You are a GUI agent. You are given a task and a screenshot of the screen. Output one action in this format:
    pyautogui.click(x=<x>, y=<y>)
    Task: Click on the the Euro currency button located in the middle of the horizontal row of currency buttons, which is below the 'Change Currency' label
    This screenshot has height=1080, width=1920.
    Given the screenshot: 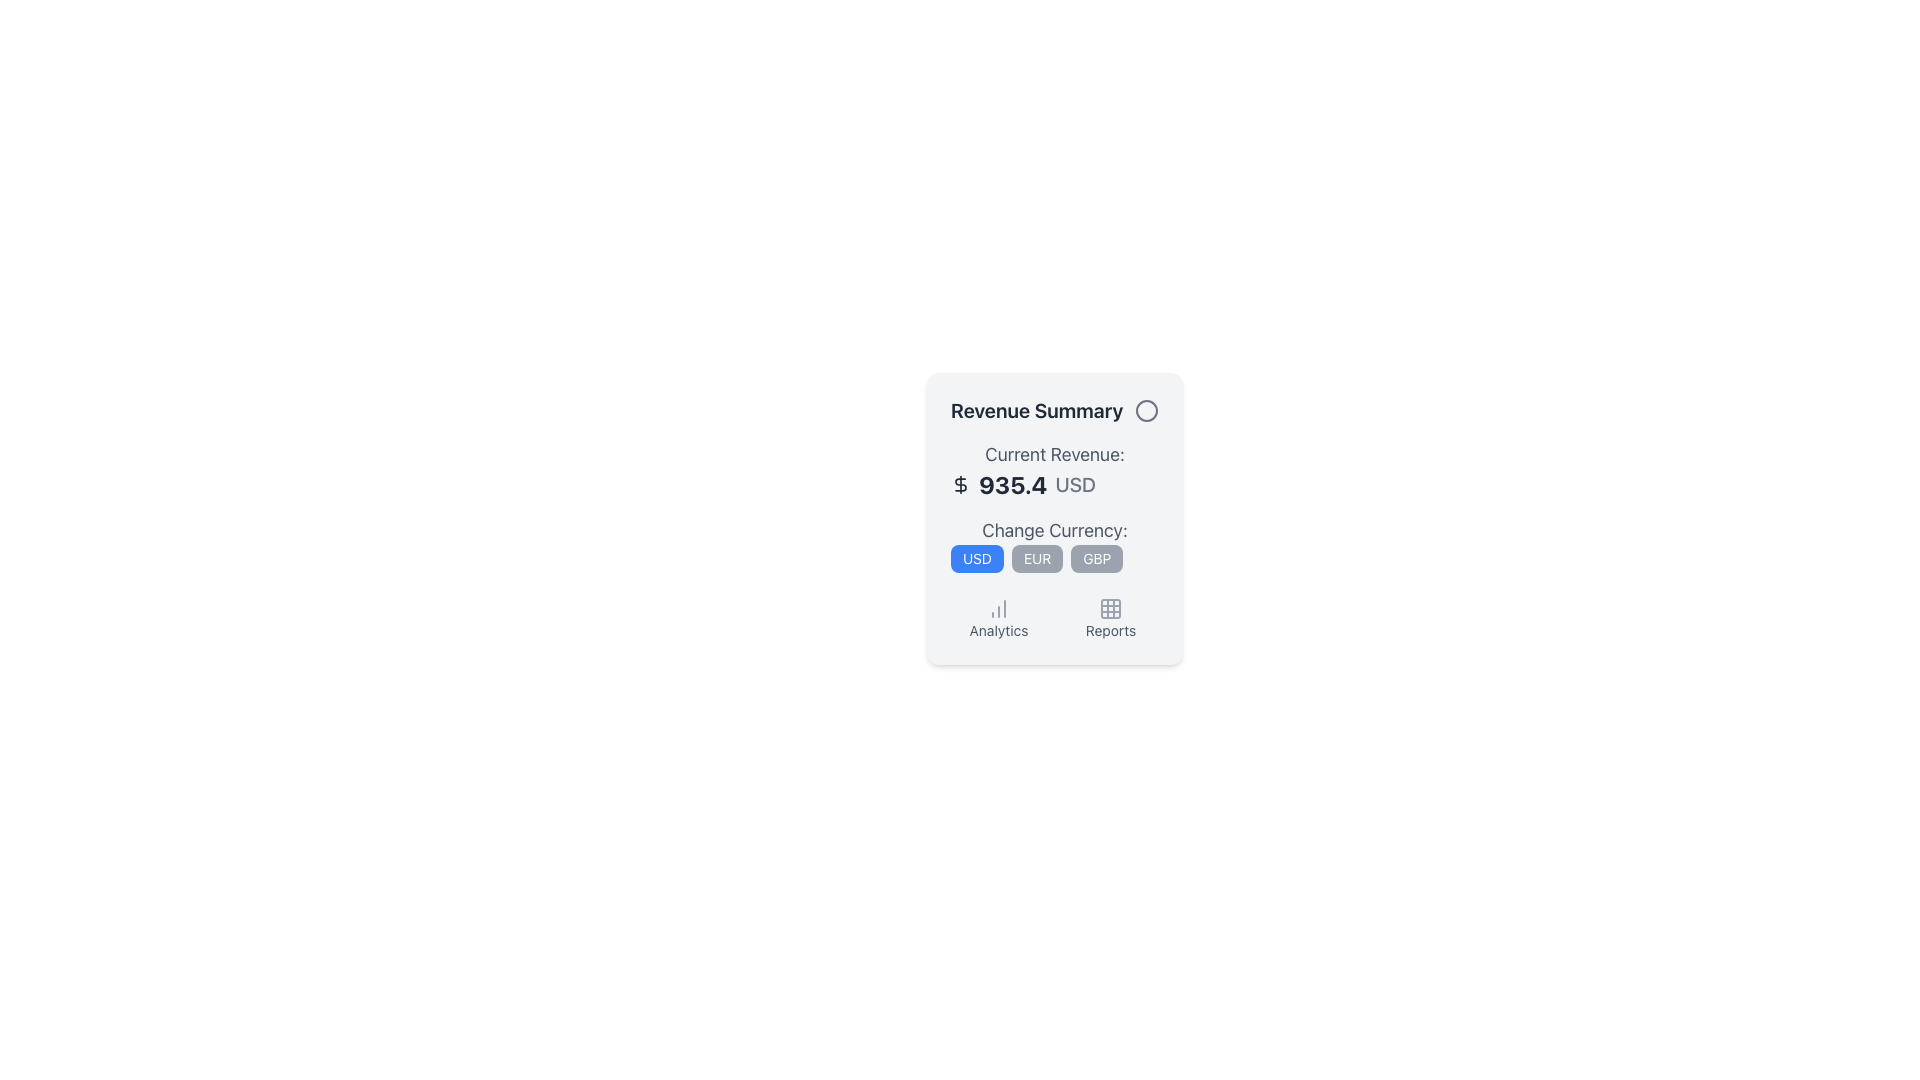 What is the action you would take?
    pyautogui.click(x=1036, y=559)
    